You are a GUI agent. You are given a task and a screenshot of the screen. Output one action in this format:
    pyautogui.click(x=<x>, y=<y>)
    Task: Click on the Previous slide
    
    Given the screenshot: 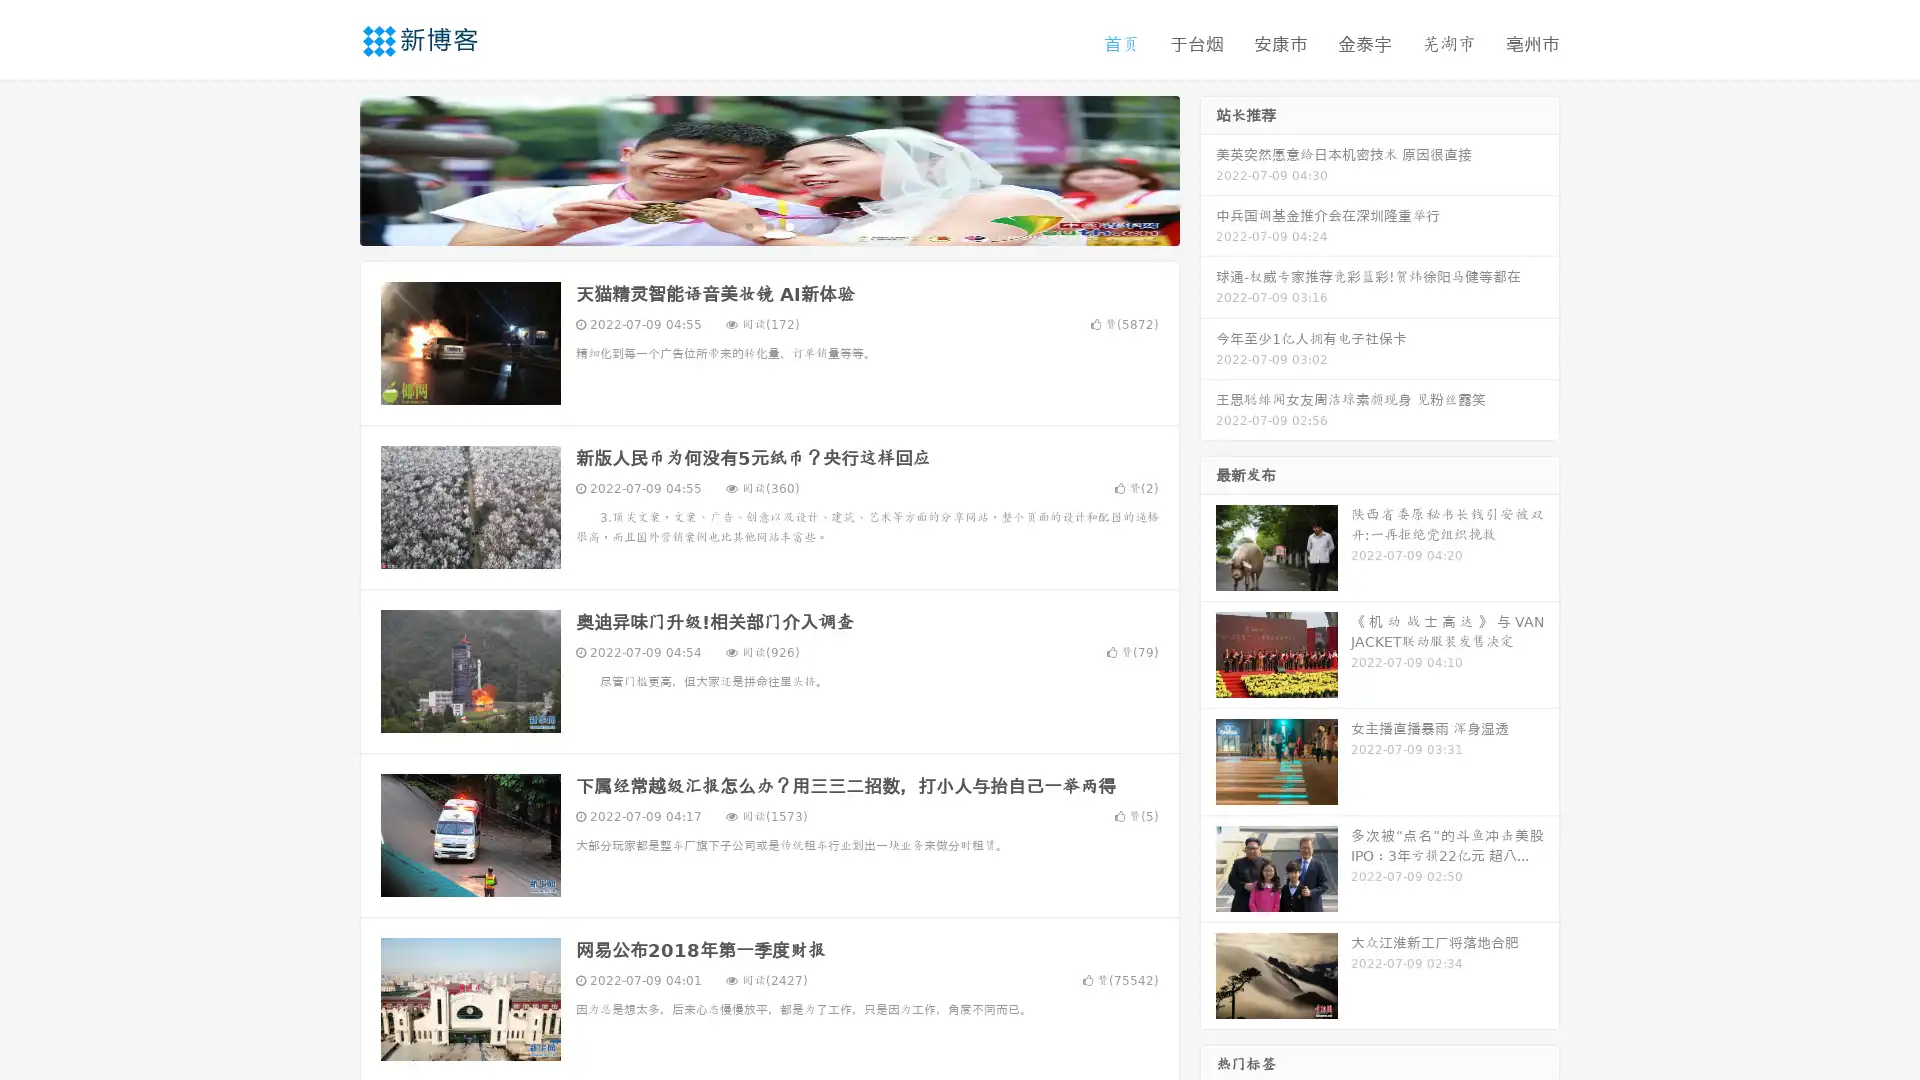 What is the action you would take?
    pyautogui.click(x=330, y=168)
    